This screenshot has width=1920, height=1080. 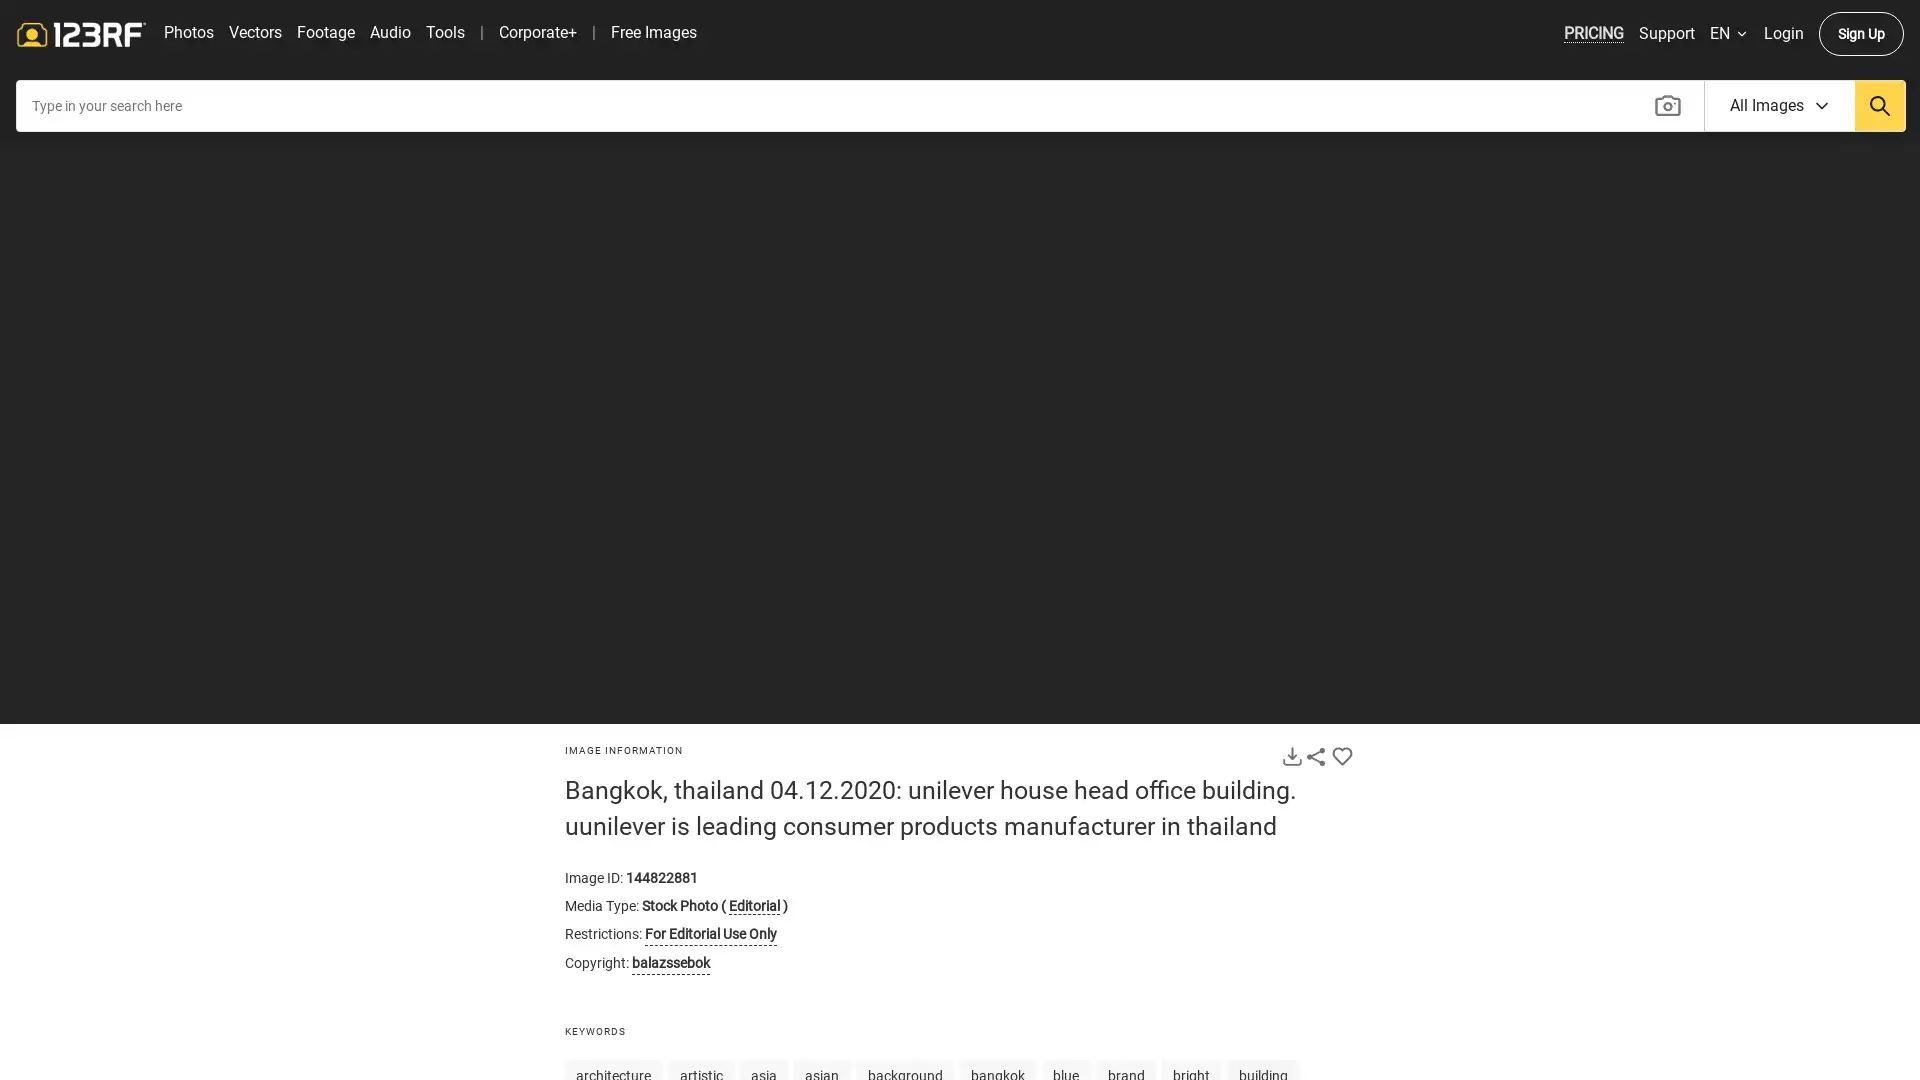 What do you see at coordinates (1573, 743) in the screenshot?
I see `Compare` at bounding box center [1573, 743].